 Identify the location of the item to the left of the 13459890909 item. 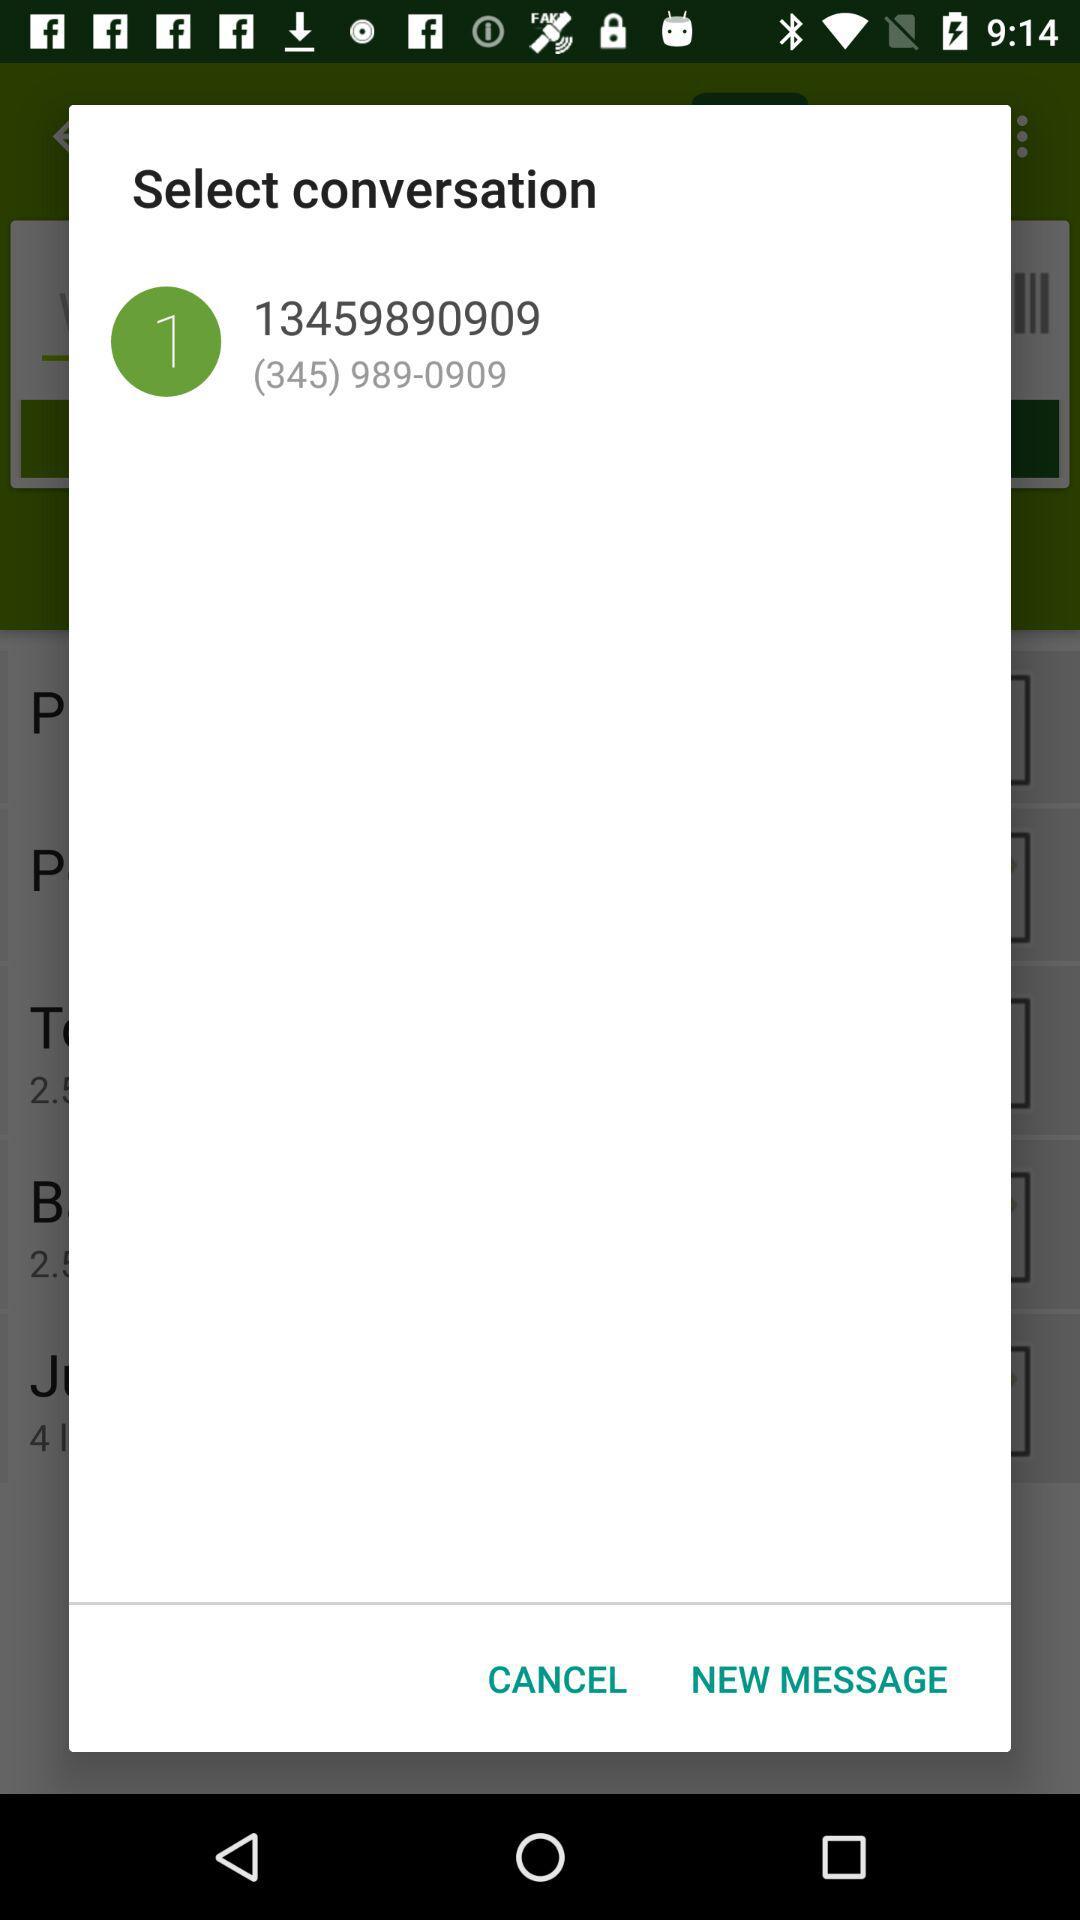
(165, 341).